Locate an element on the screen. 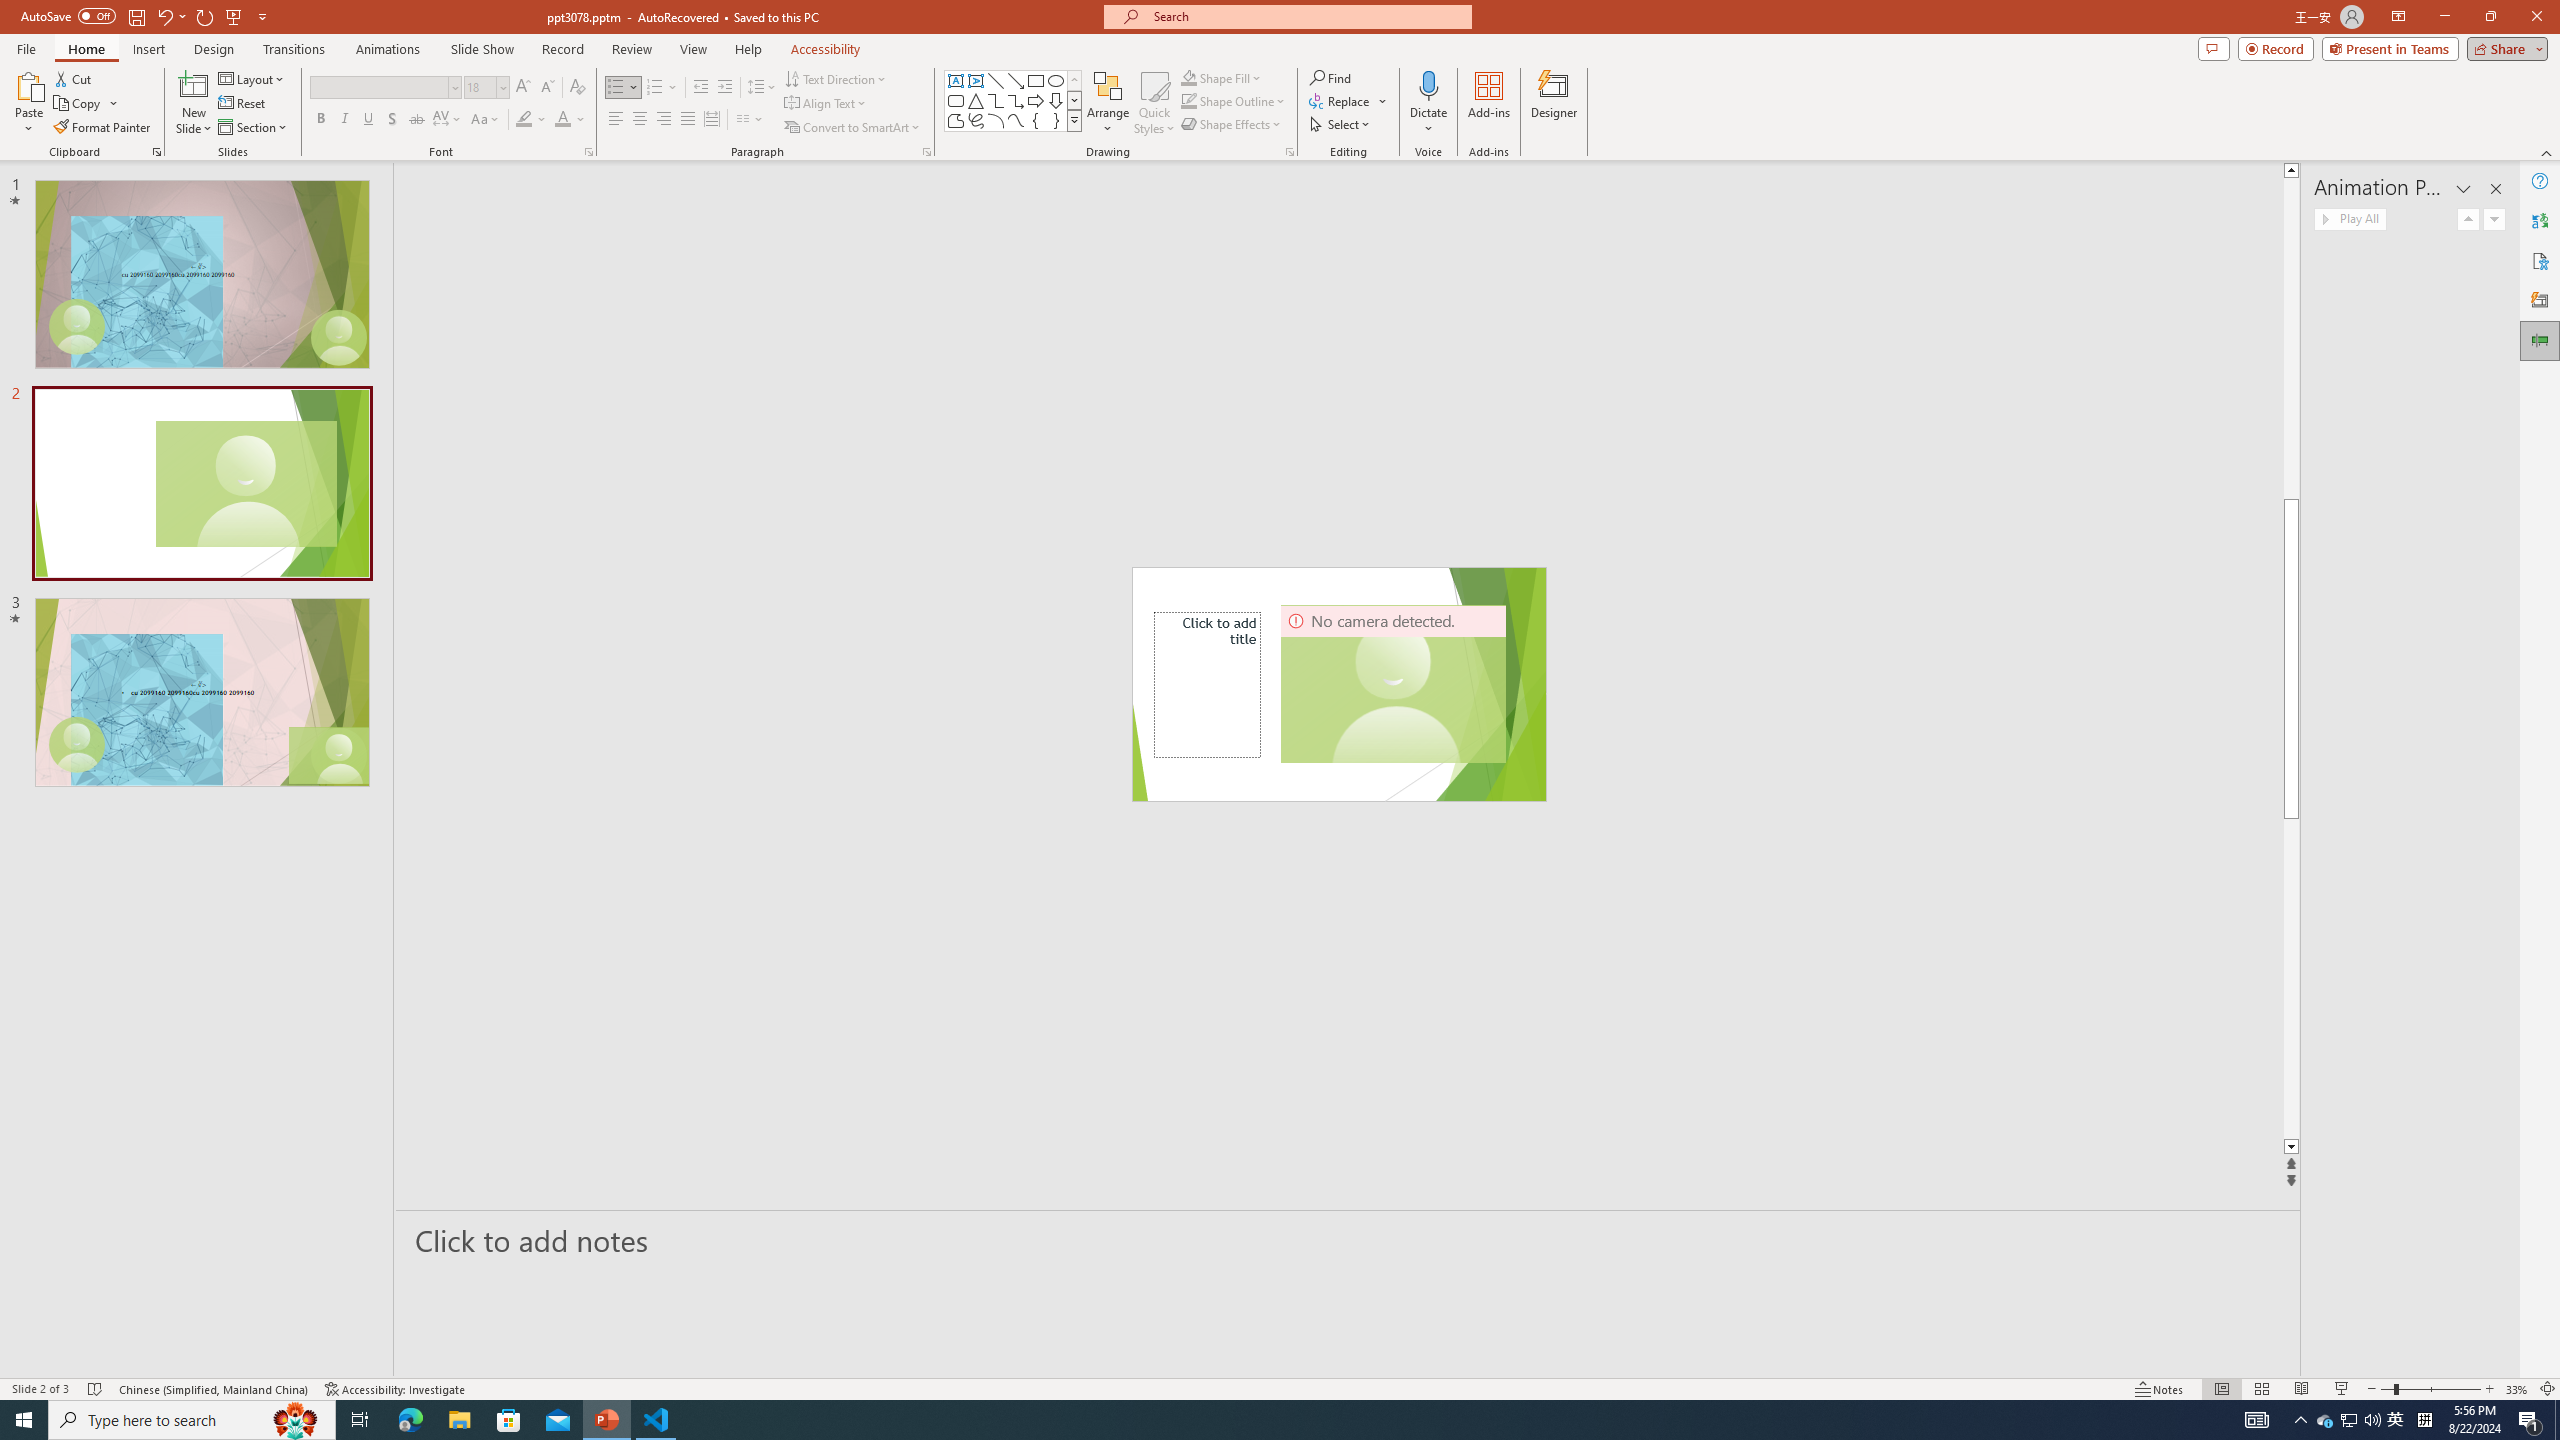  'Animation Pane' is located at coordinates (2539, 340).